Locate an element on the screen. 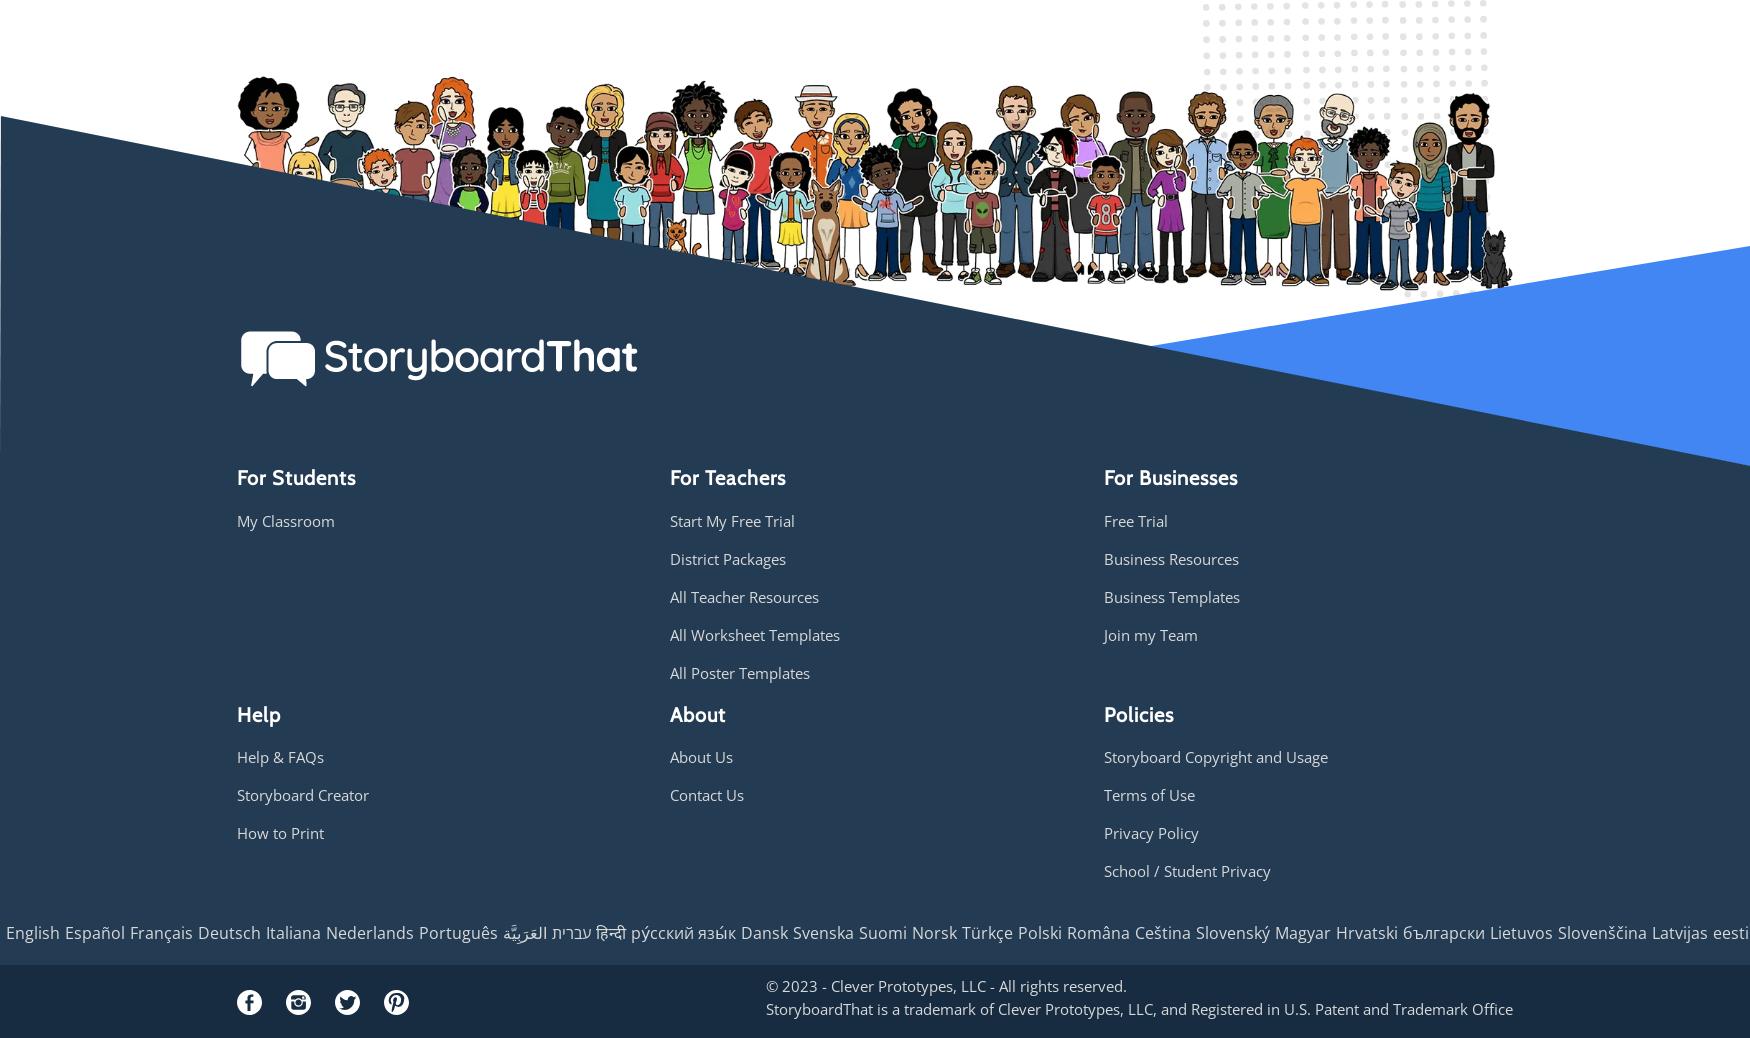 Image resolution: width=1750 pixels, height=1038 pixels. 'Nederlands' is located at coordinates (369, 932).